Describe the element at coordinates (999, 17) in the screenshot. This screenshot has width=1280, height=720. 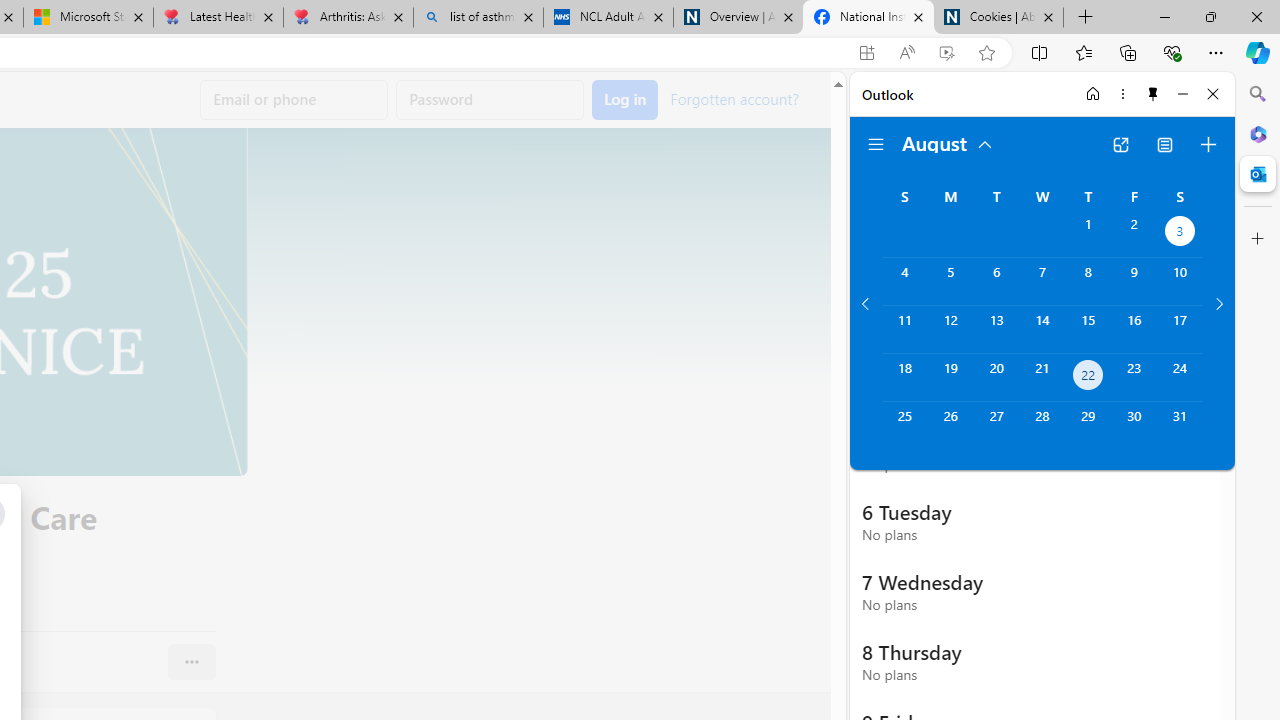
I see `'Cookies | About | NICE'` at that location.